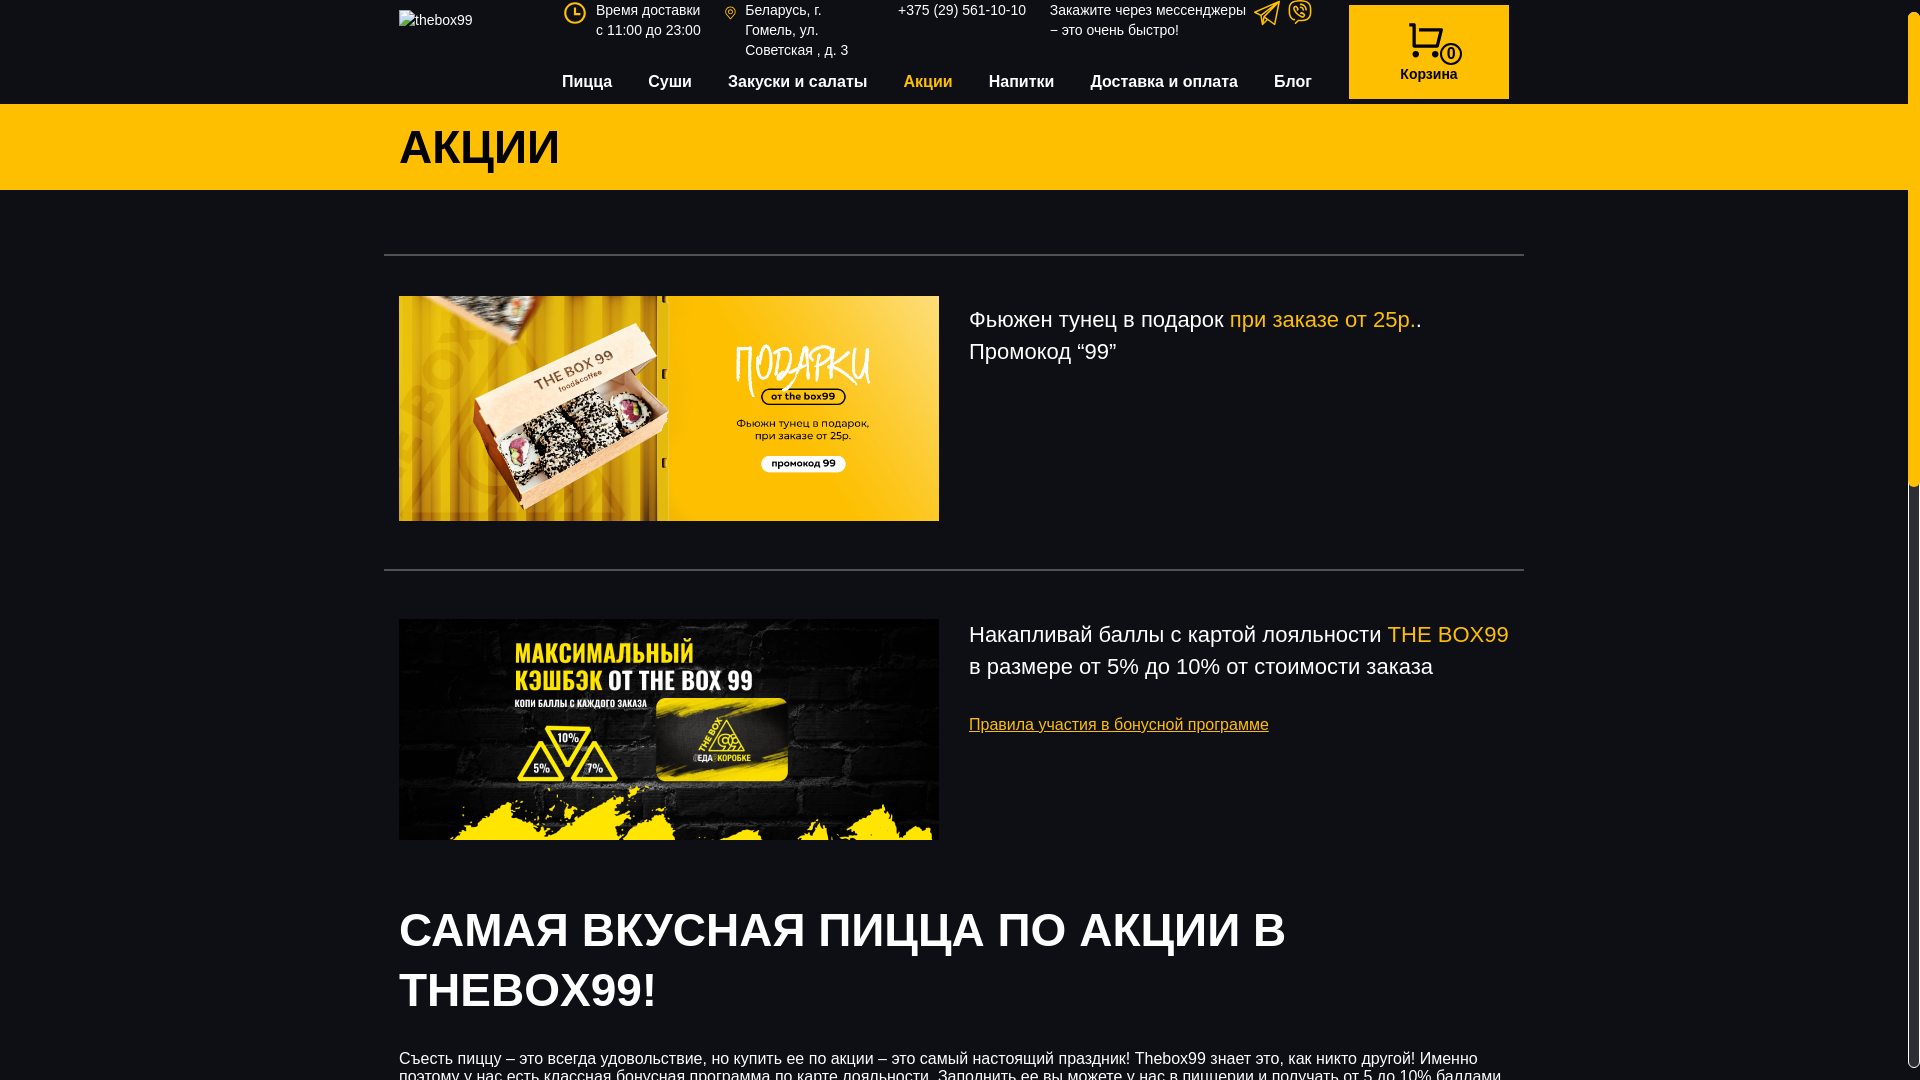 Image resolution: width=1920 pixels, height=1080 pixels. I want to click on '+375 (29) 561-10-10', so click(961, 10).